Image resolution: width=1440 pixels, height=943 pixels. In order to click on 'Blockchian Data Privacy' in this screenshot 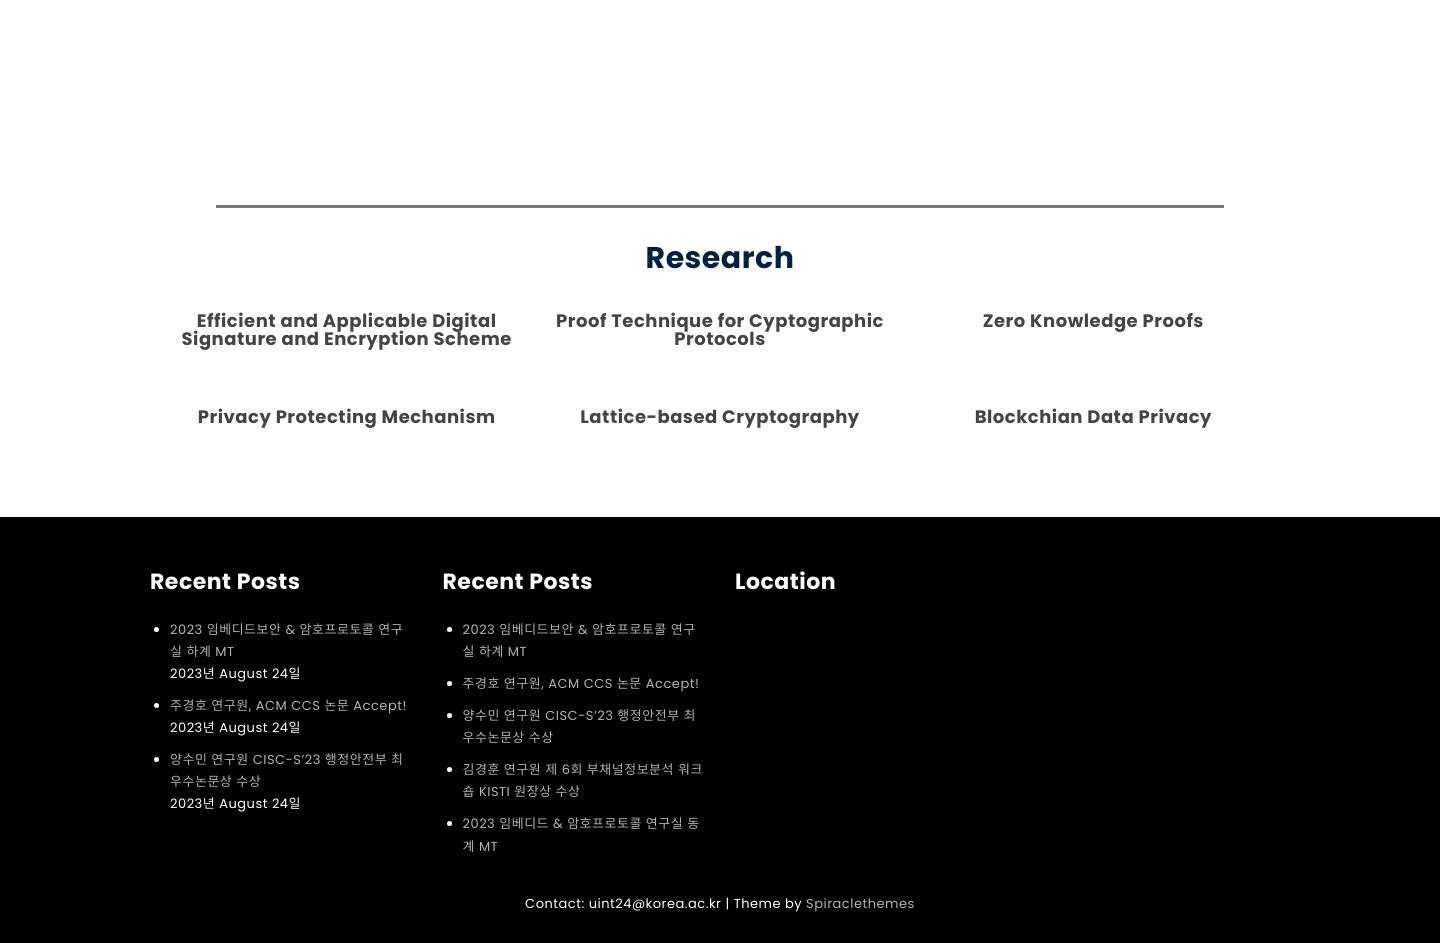, I will do `click(1091, 415)`.